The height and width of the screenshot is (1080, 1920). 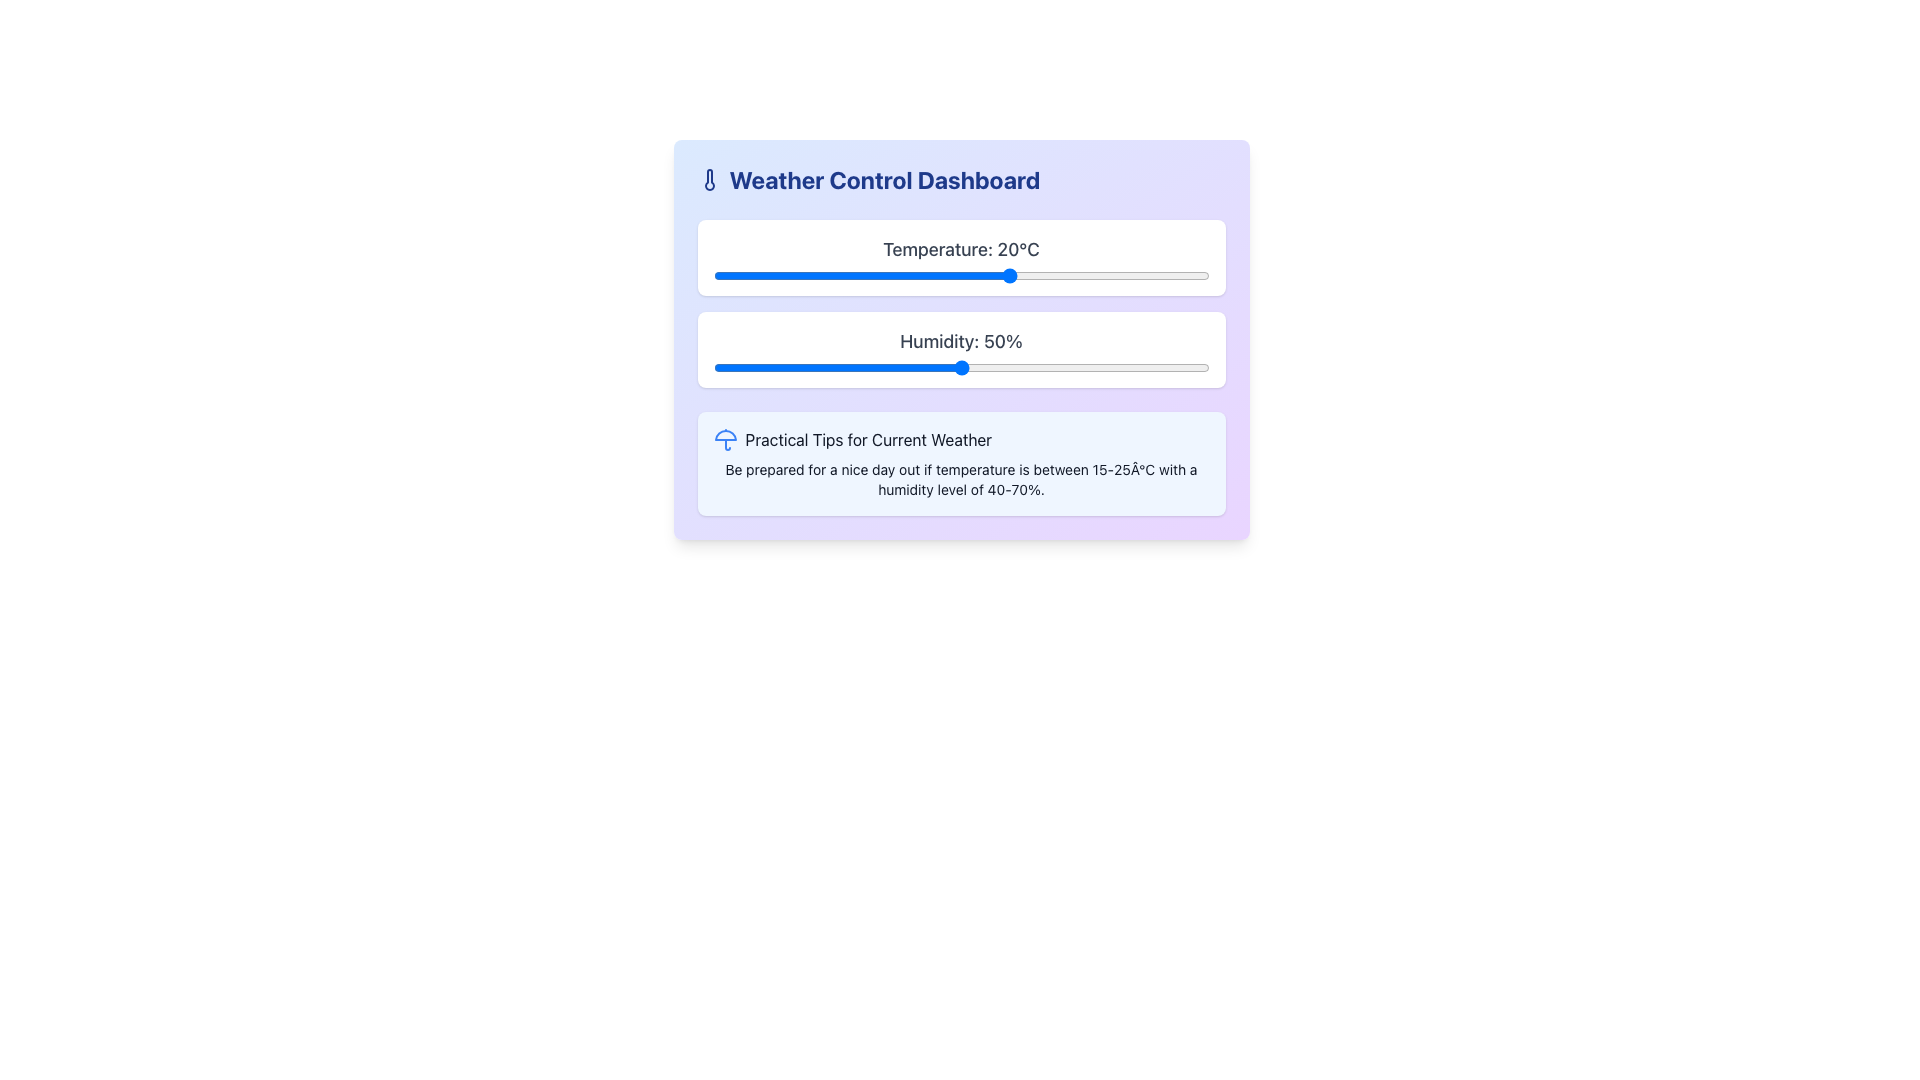 What do you see at coordinates (961, 367) in the screenshot?
I see `the horizontal slider with a gradient background to set a specific humidity value, located beneath the 'Humidity: 50%' label in the second card of the Weather Control Dashboard` at bounding box center [961, 367].